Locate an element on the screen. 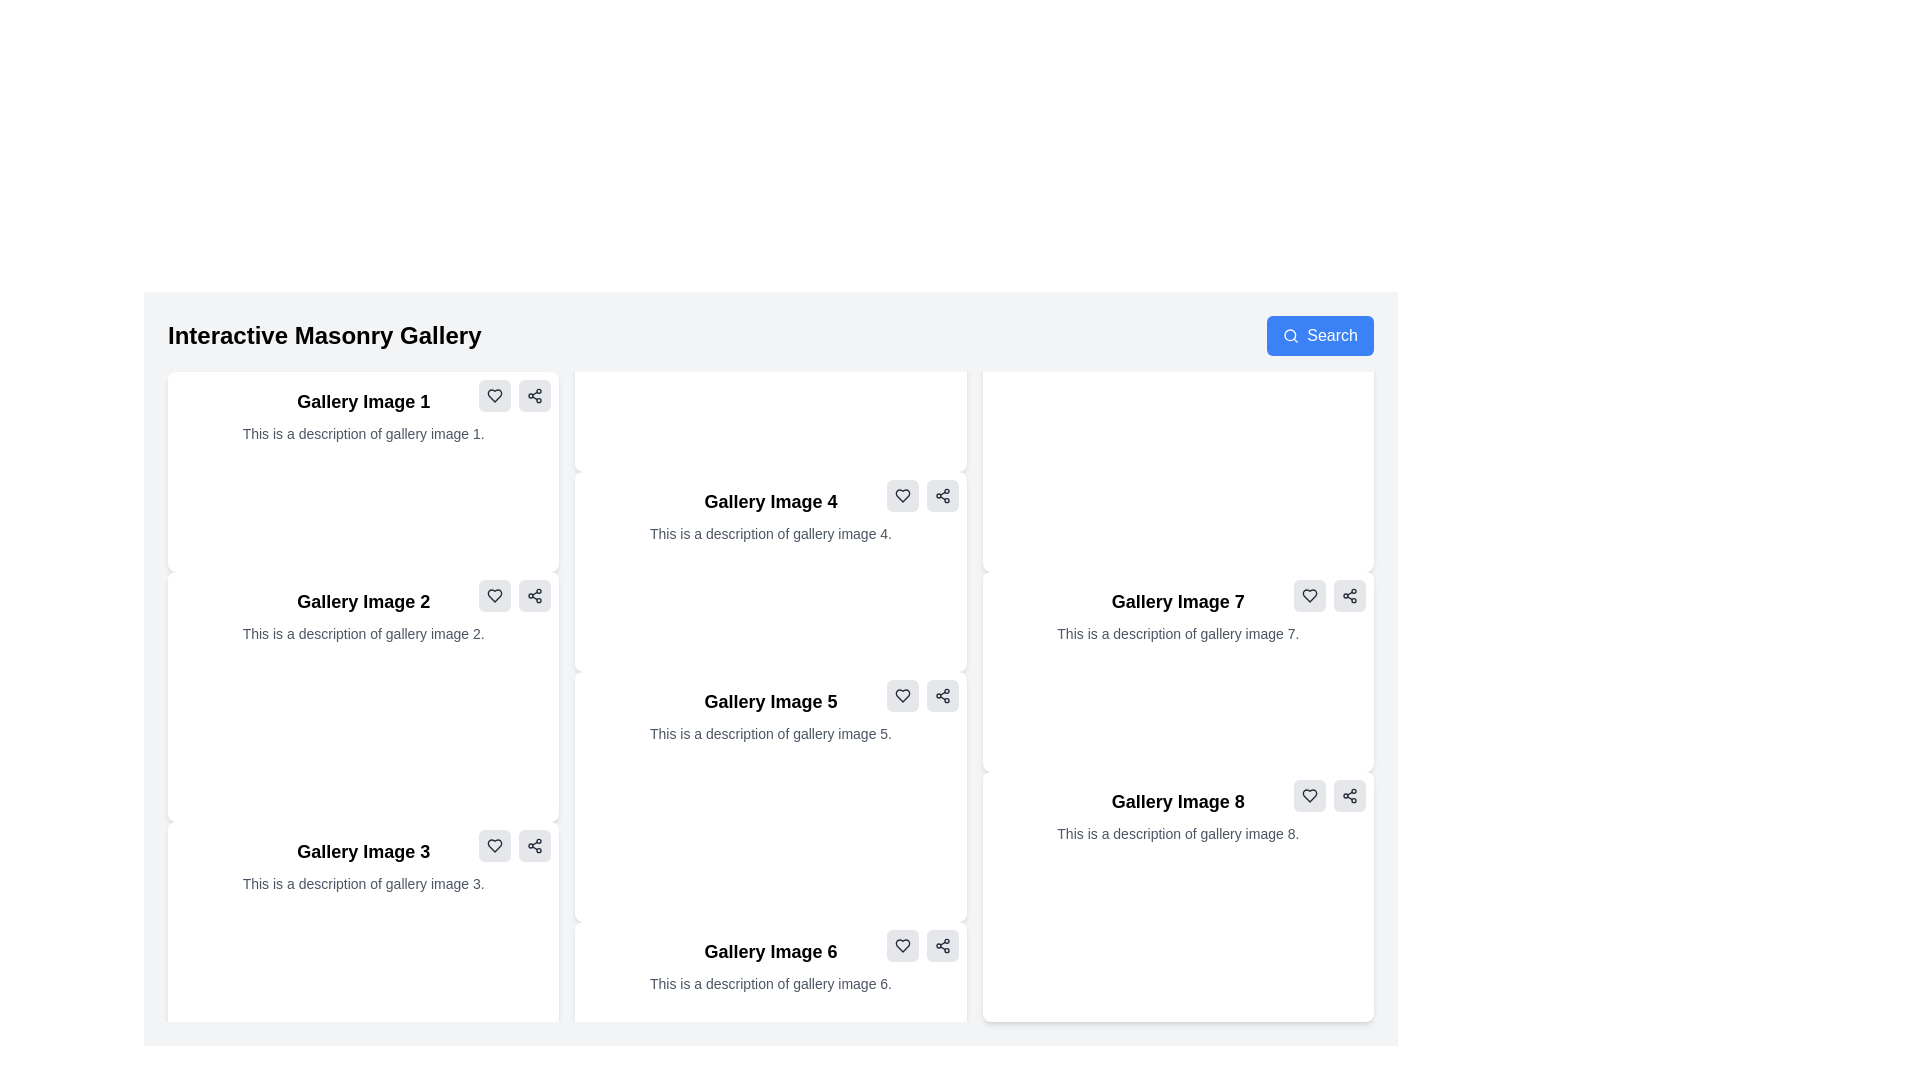 The height and width of the screenshot is (1080, 1920). text from the label titled 'Gallery Image 6' and its description 'This is a description of gallery image 6.' located in the sixth card of the masonry gallery layout is located at coordinates (770, 964).